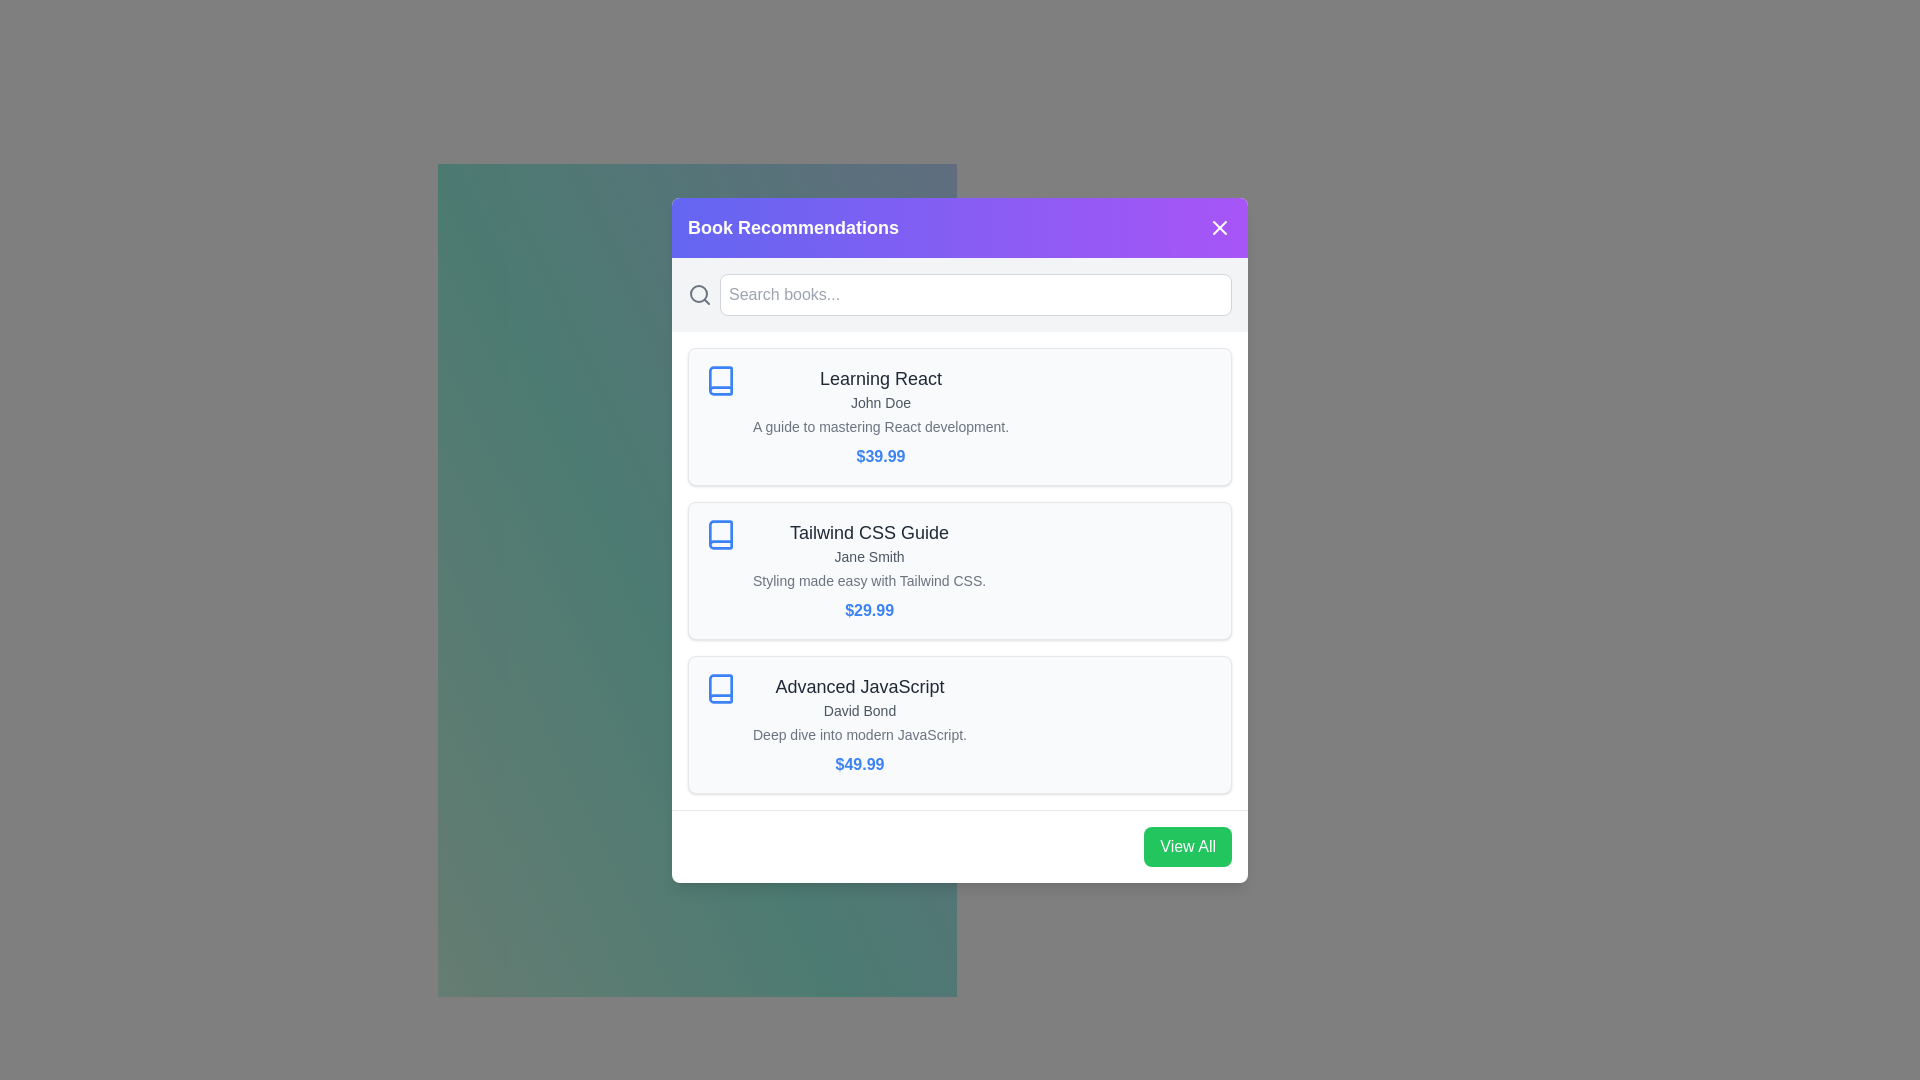 The image size is (1920, 1080). What do you see at coordinates (880, 378) in the screenshot?
I see `the text label displaying 'Learning React' in the first recommendation card under 'Book Recommendations'` at bounding box center [880, 378].